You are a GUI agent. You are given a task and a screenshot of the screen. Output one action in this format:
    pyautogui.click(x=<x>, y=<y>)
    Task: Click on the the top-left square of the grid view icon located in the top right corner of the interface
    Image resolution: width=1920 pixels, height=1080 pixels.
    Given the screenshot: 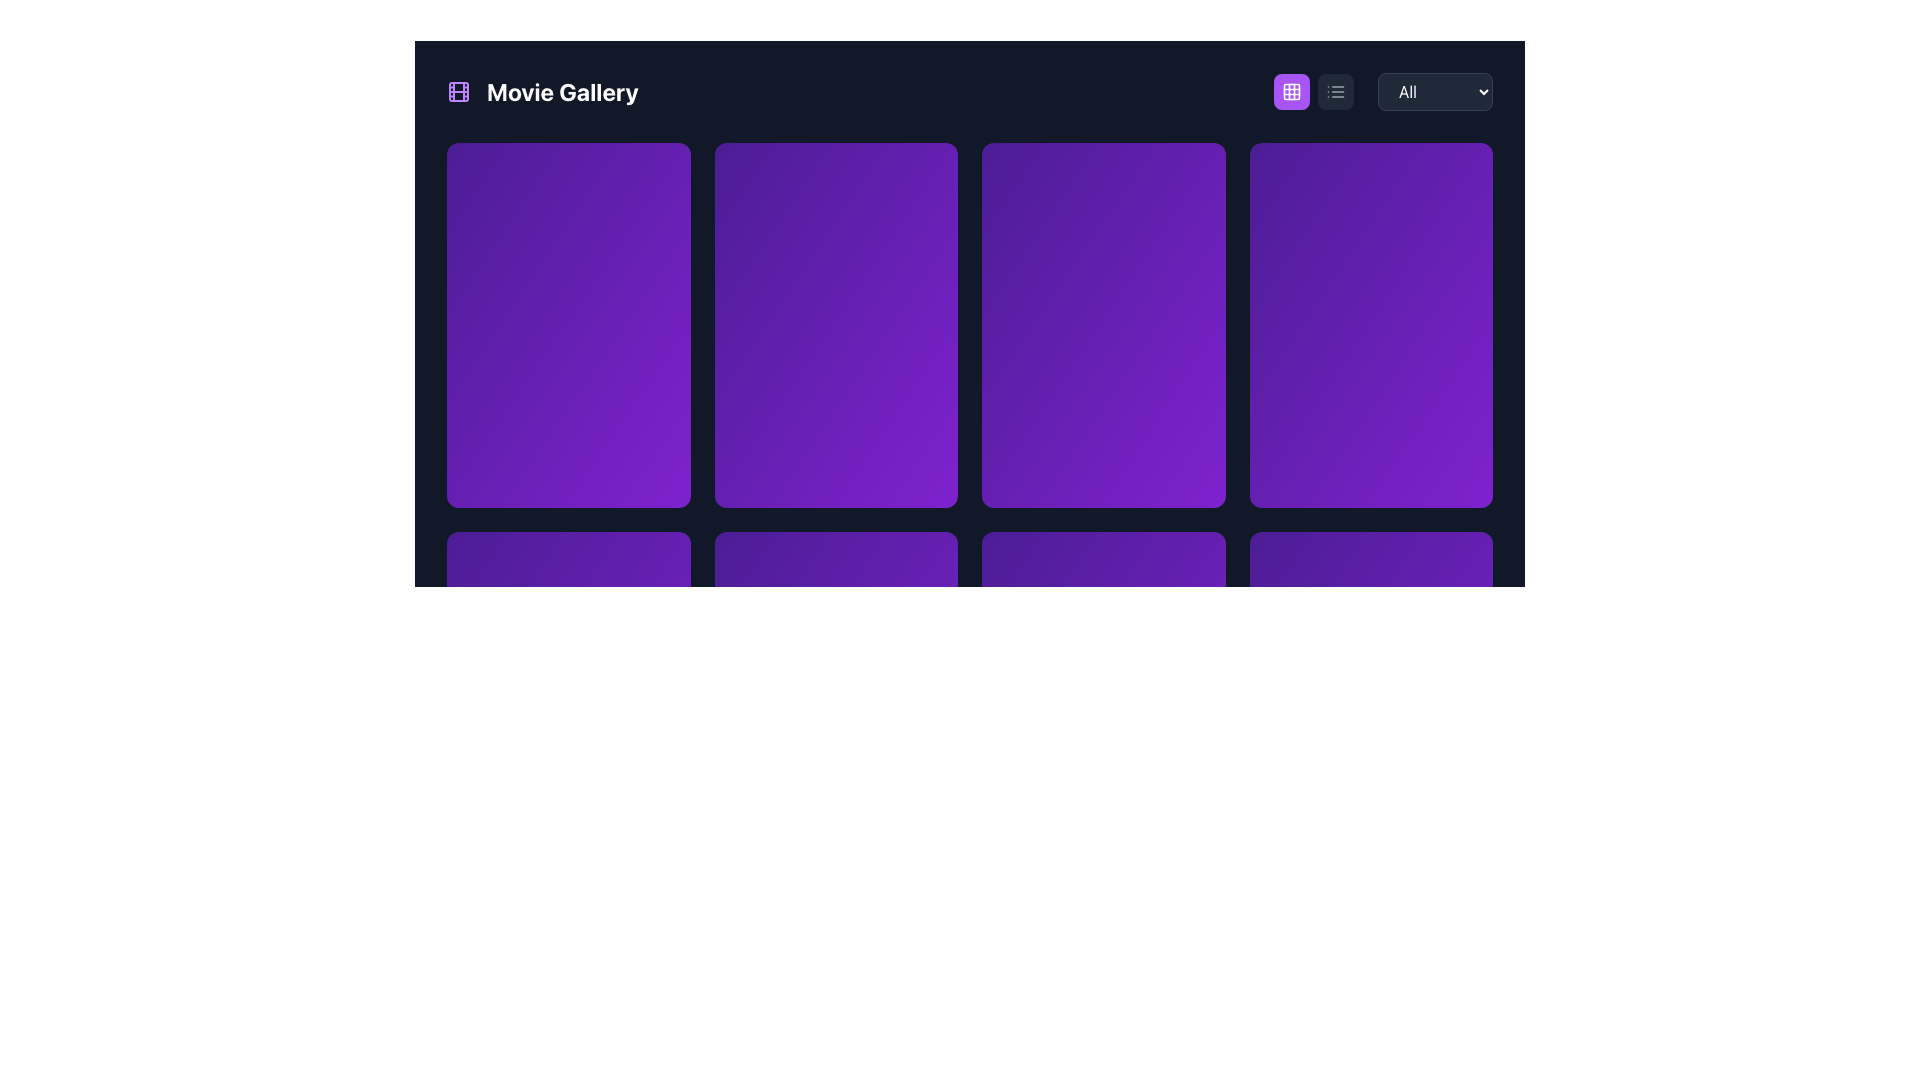 What is the action you would take?
    pyautogui.click(x=1291, y=92)
    